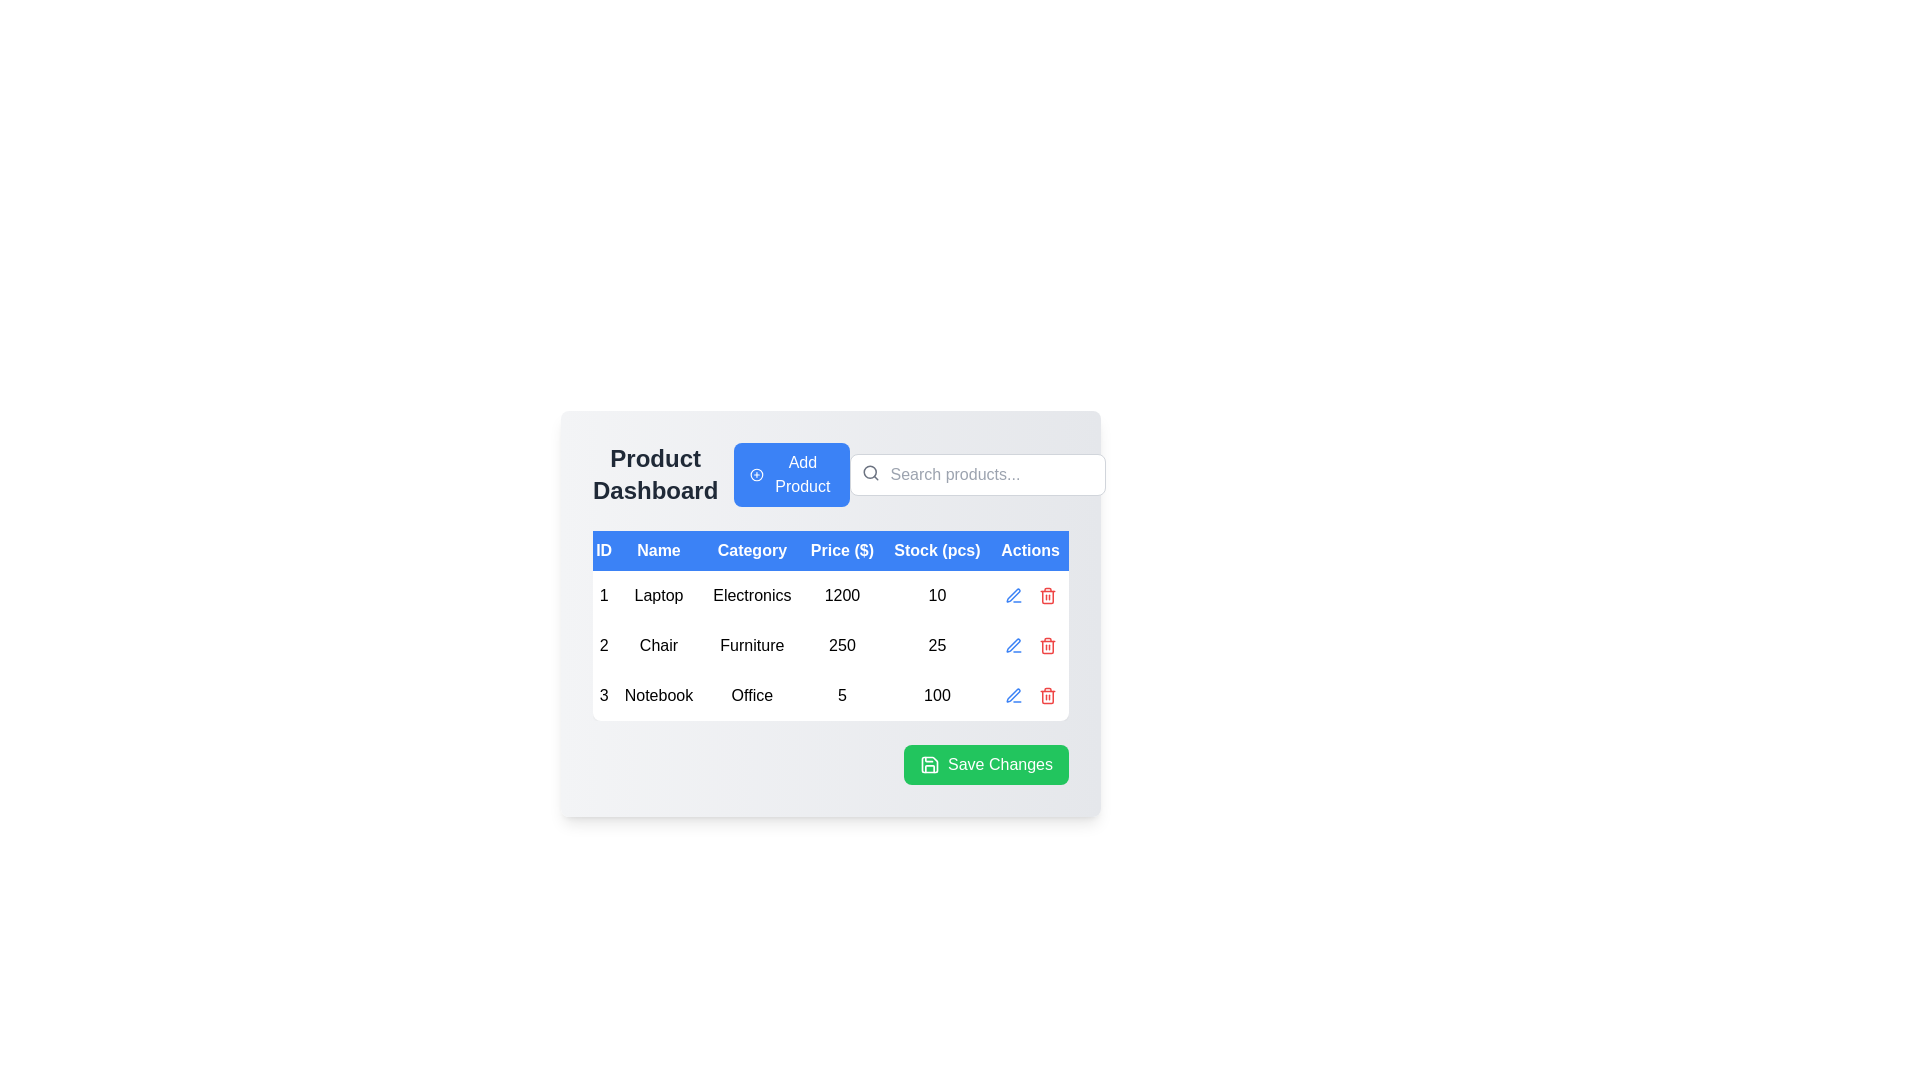  I want to click on the red trash can icon button in the 'Actions' column of the 'Notebook' row, so click(1046, 694).